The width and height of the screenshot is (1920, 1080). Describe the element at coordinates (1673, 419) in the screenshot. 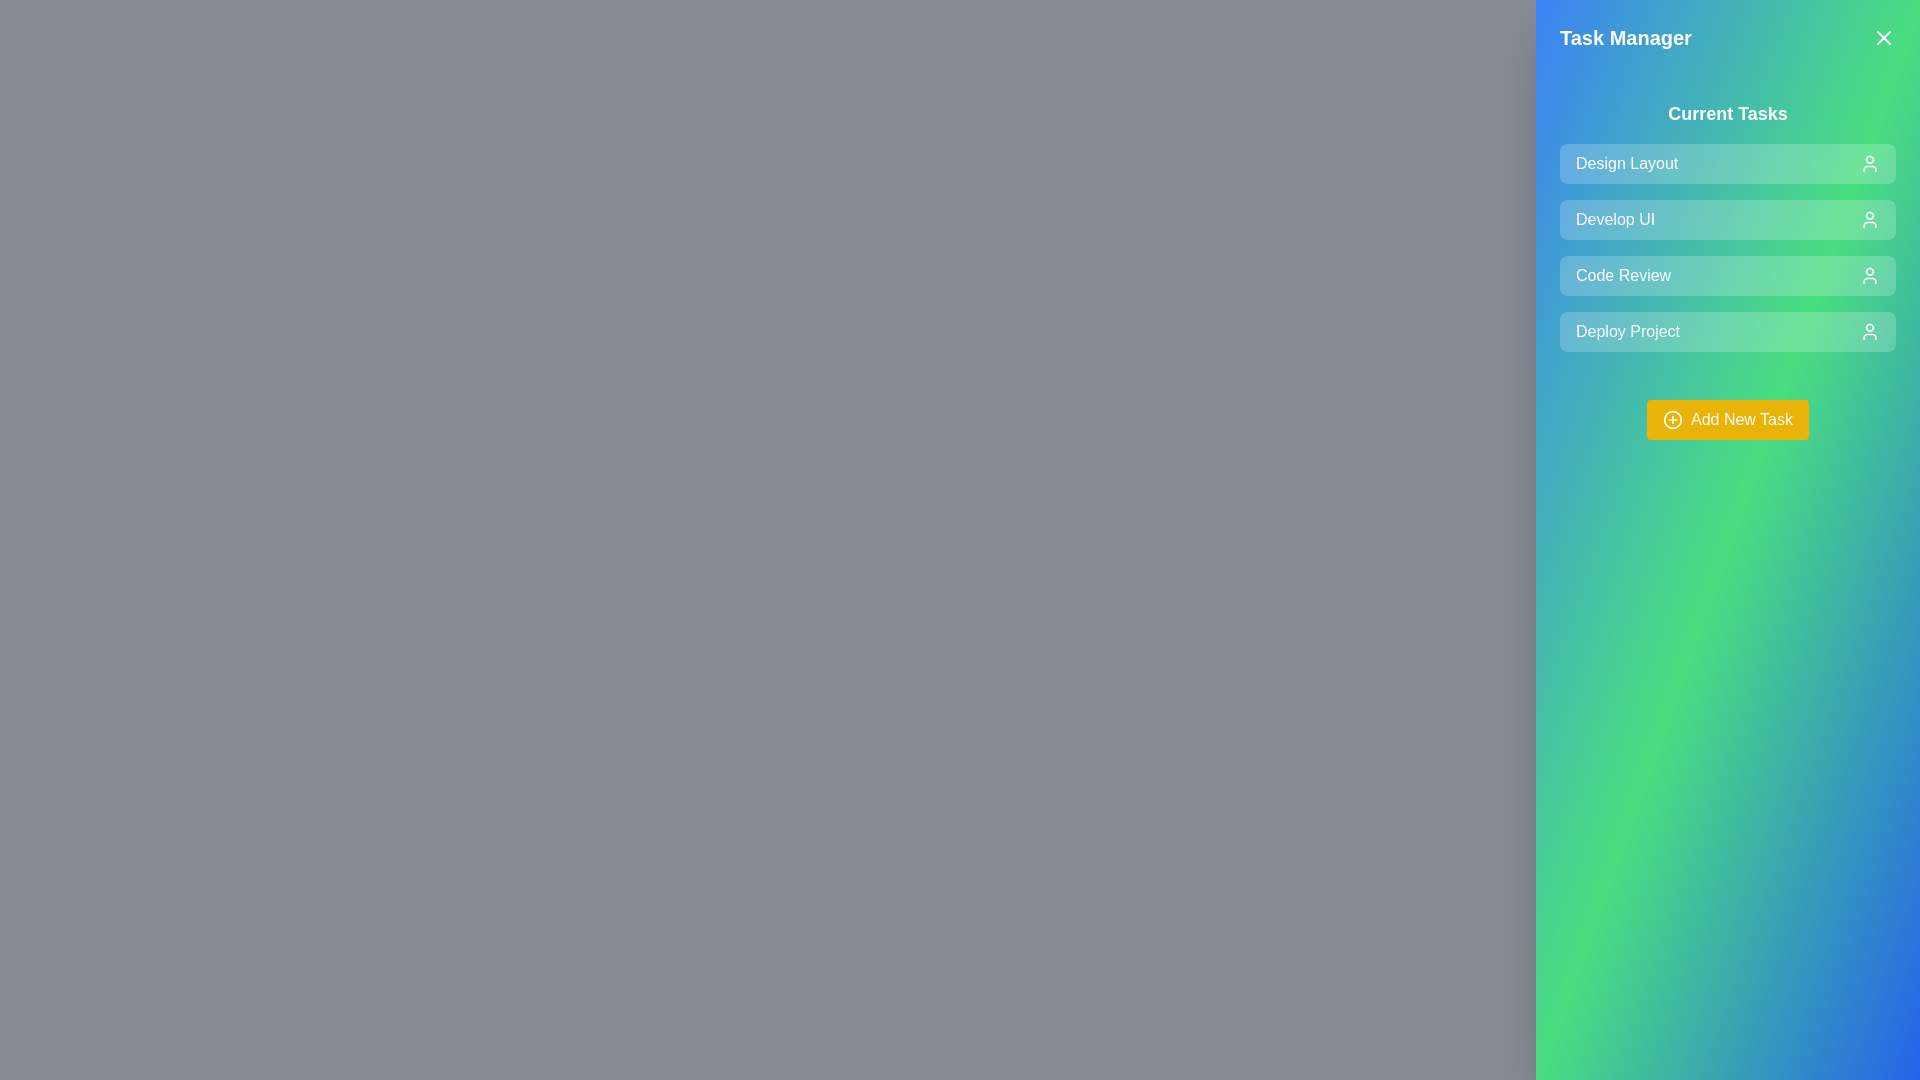

I see `the circular 'plus' icon component, which is part of the 'Add New Task' button located in the lower right sidebar` at that location.